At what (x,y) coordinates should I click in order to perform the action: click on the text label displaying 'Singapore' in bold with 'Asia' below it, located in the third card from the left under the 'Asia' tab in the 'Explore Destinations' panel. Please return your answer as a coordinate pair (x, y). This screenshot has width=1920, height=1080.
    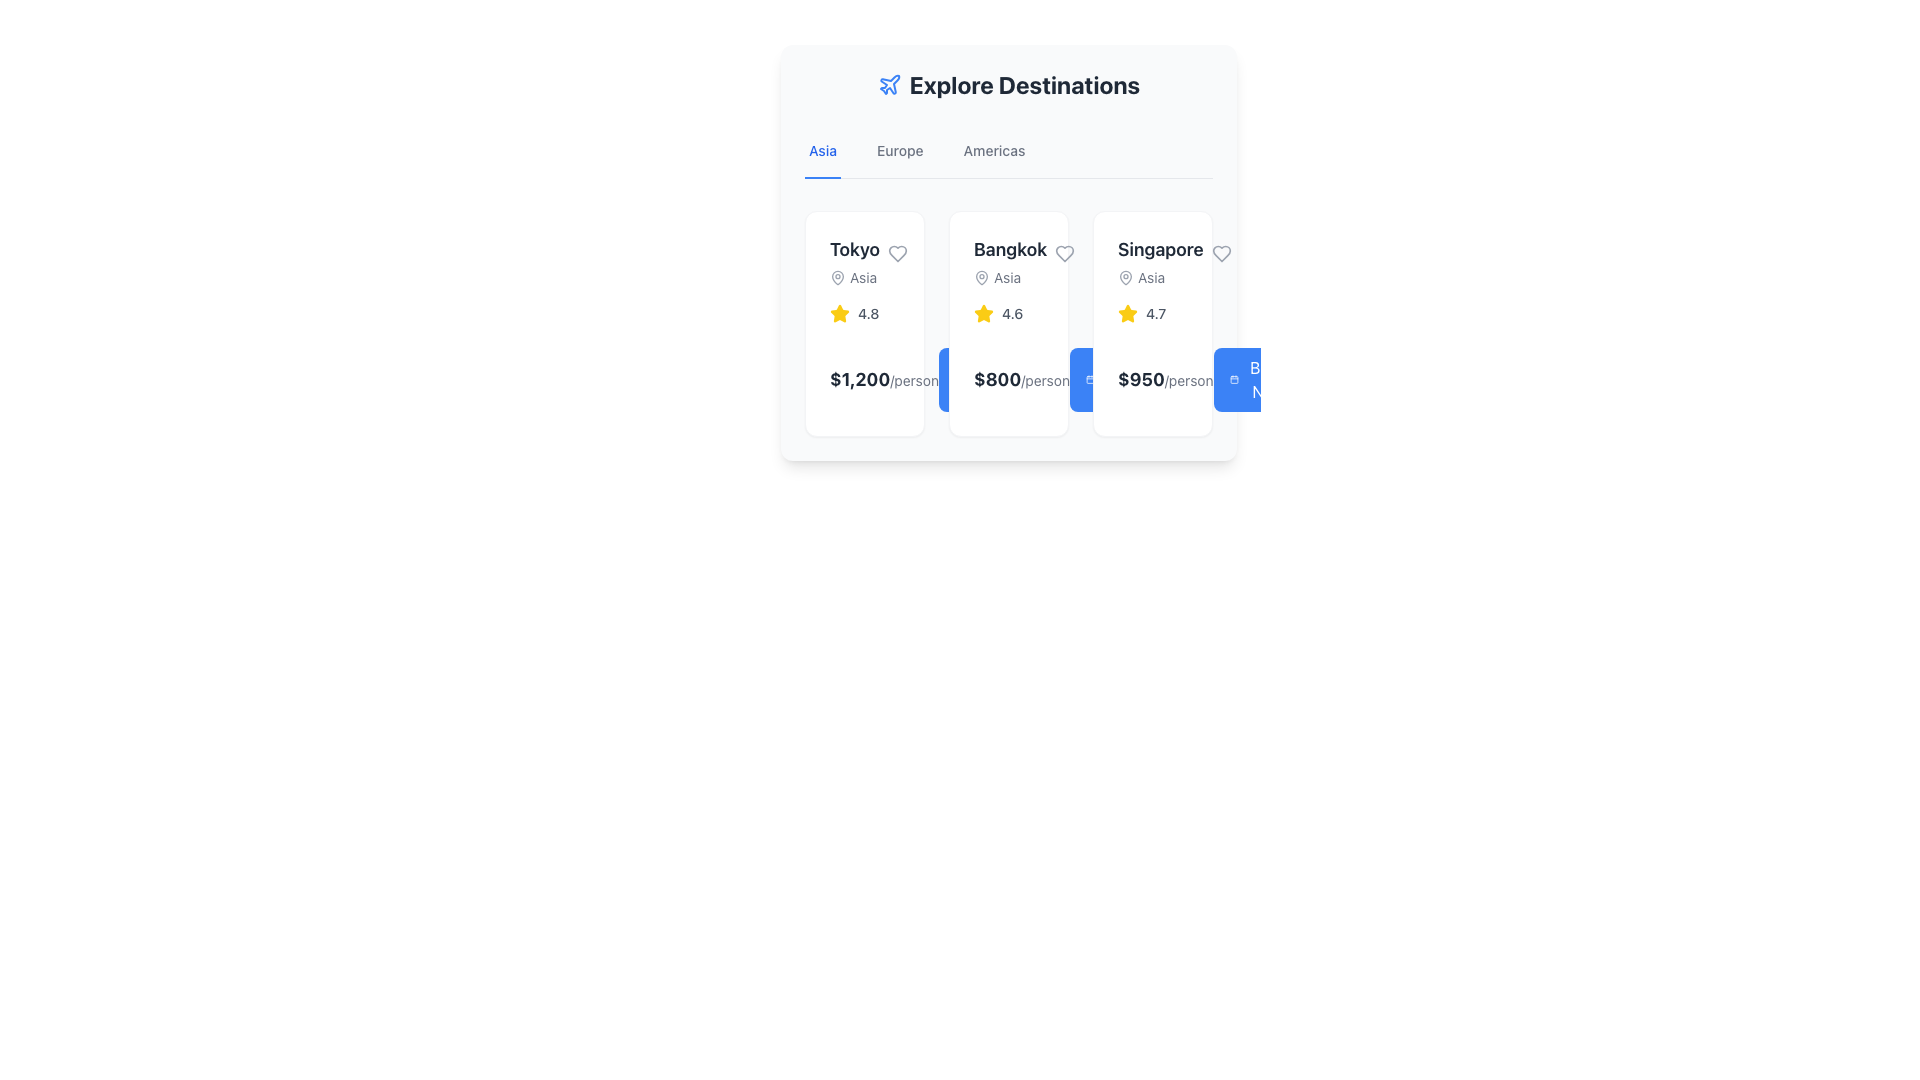
    Looking at the image, I should click on (1152, 261).